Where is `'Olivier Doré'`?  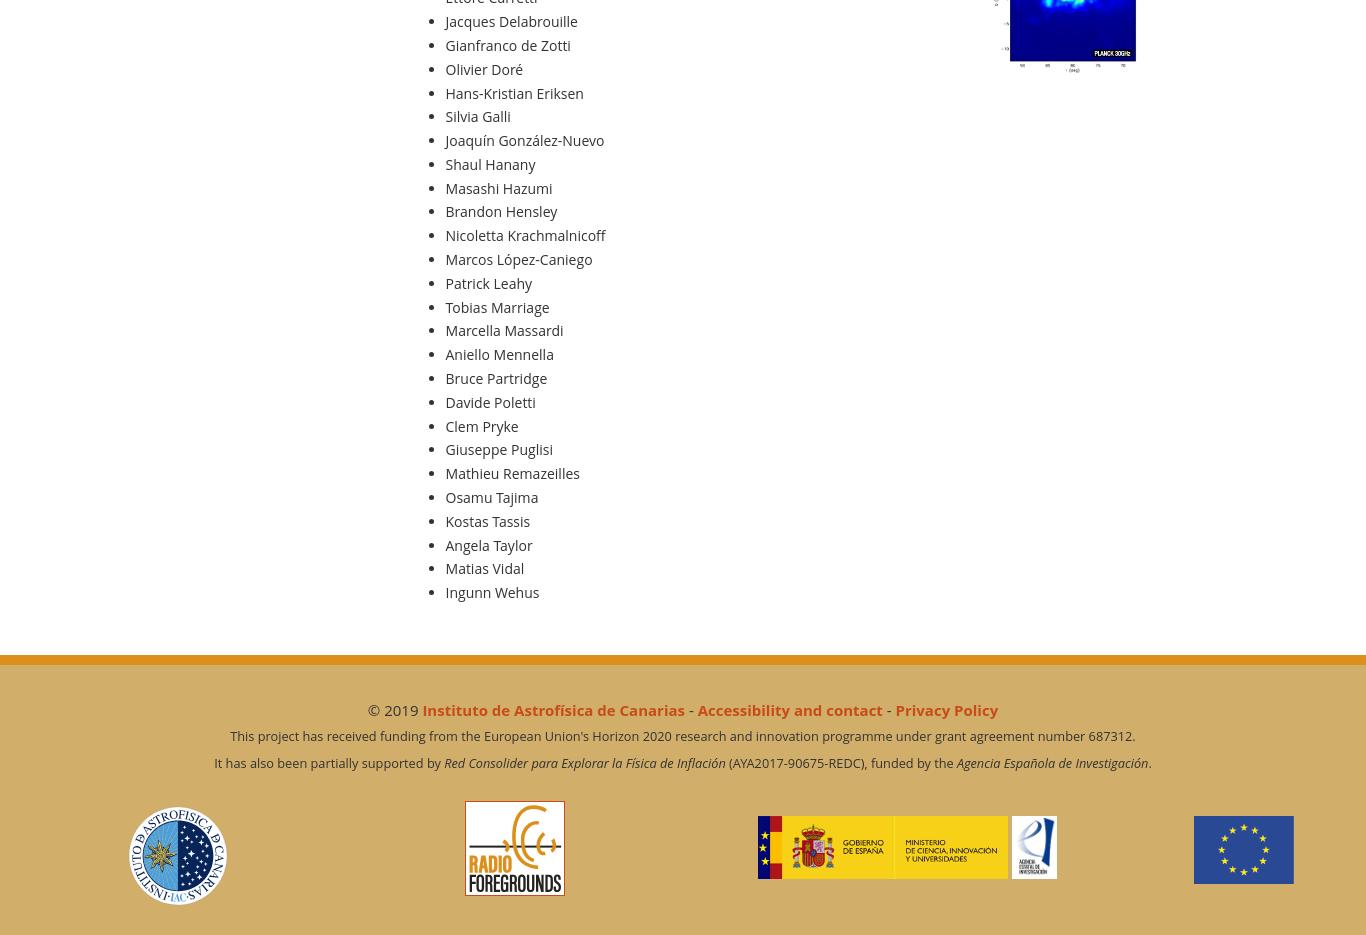 'Olivier Doré' is located at coordinates (483, 68).